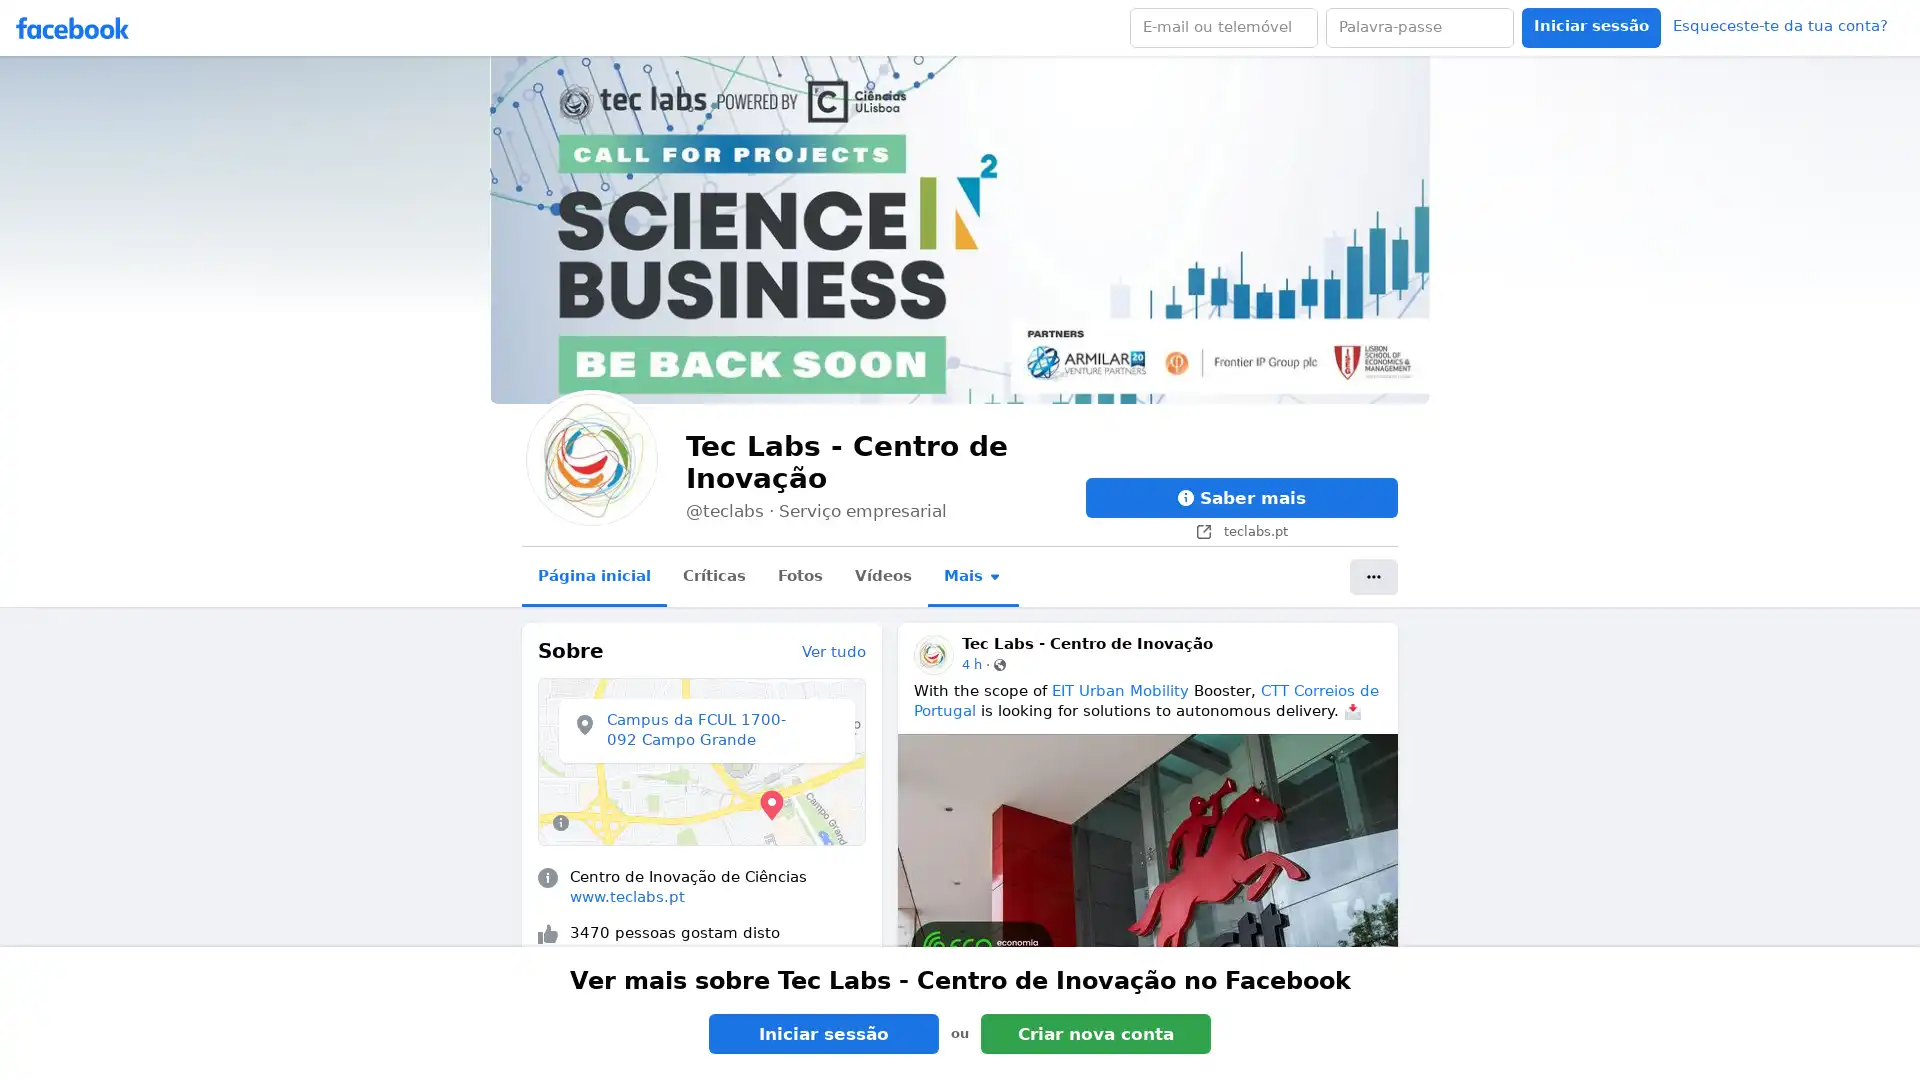  I want to click on Mais acoes, so click(1372, 577).